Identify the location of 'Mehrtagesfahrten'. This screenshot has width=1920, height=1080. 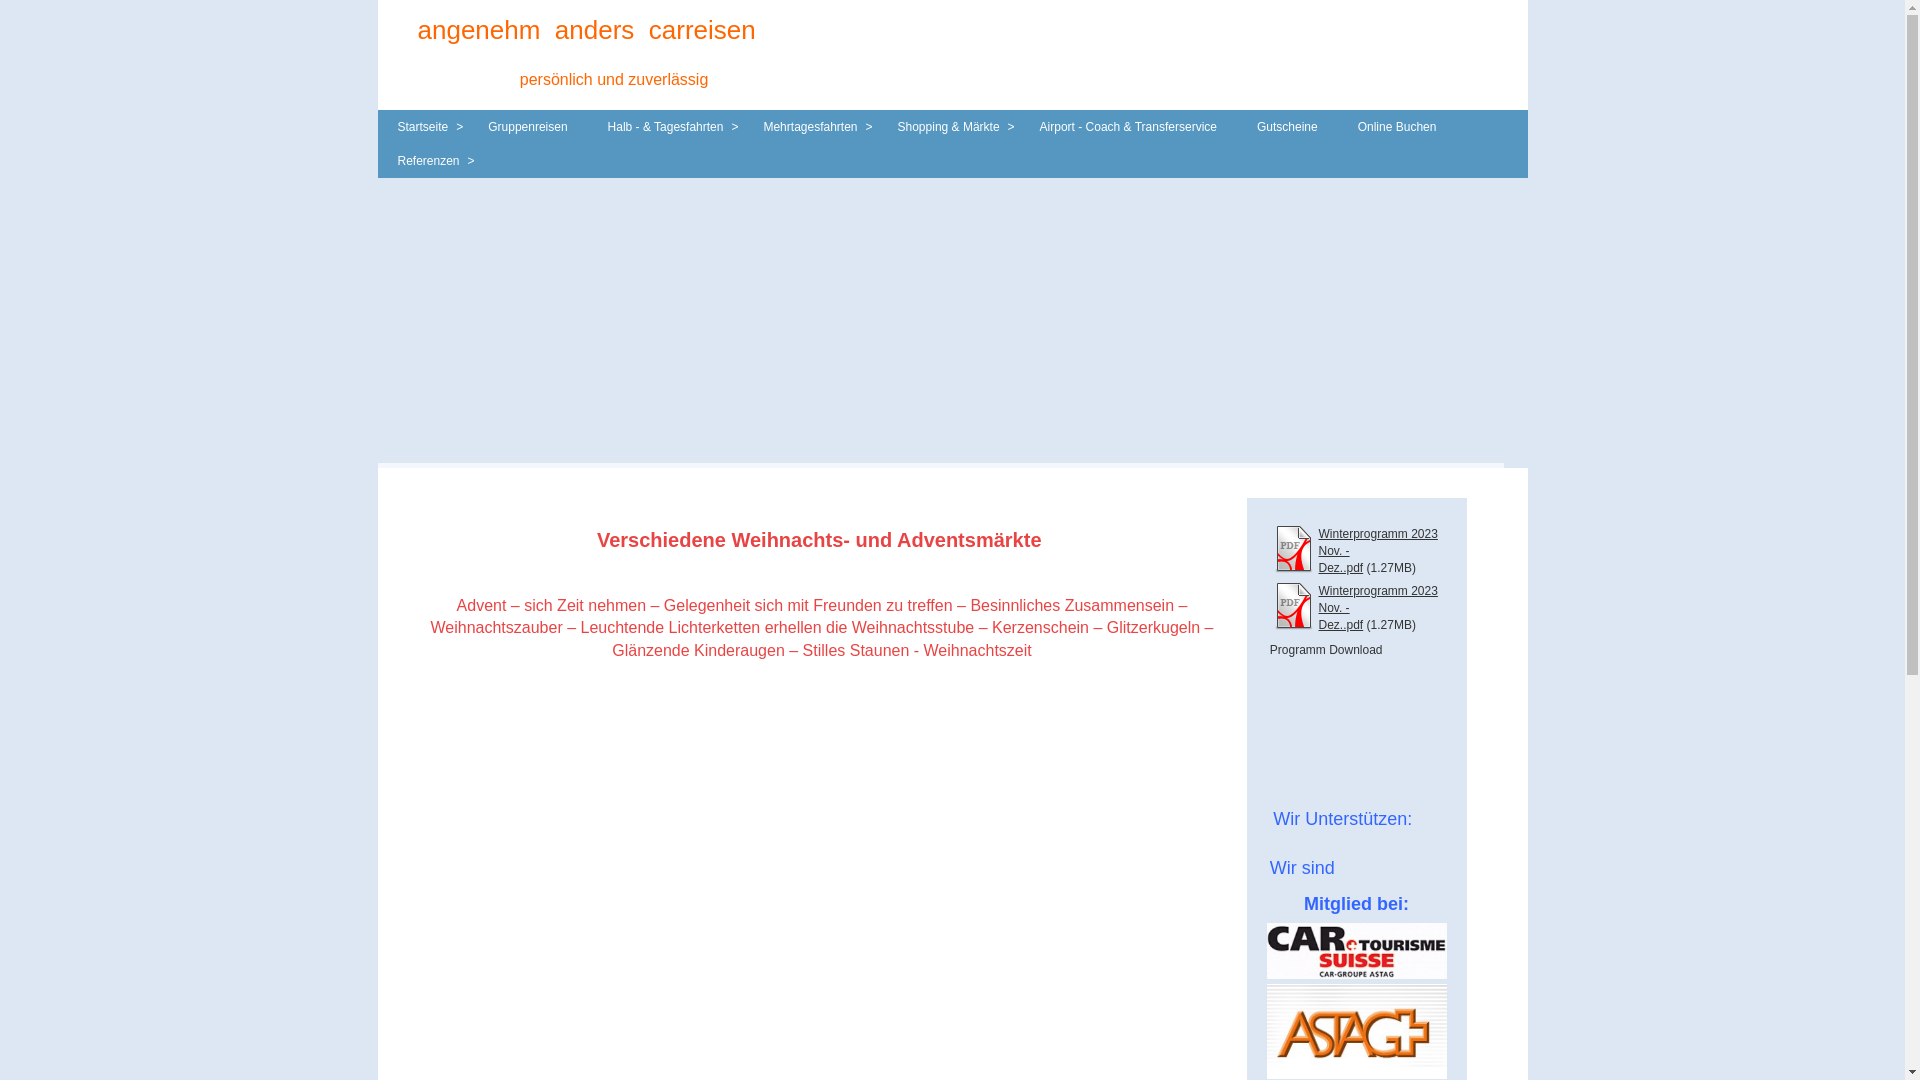
(742, 127).